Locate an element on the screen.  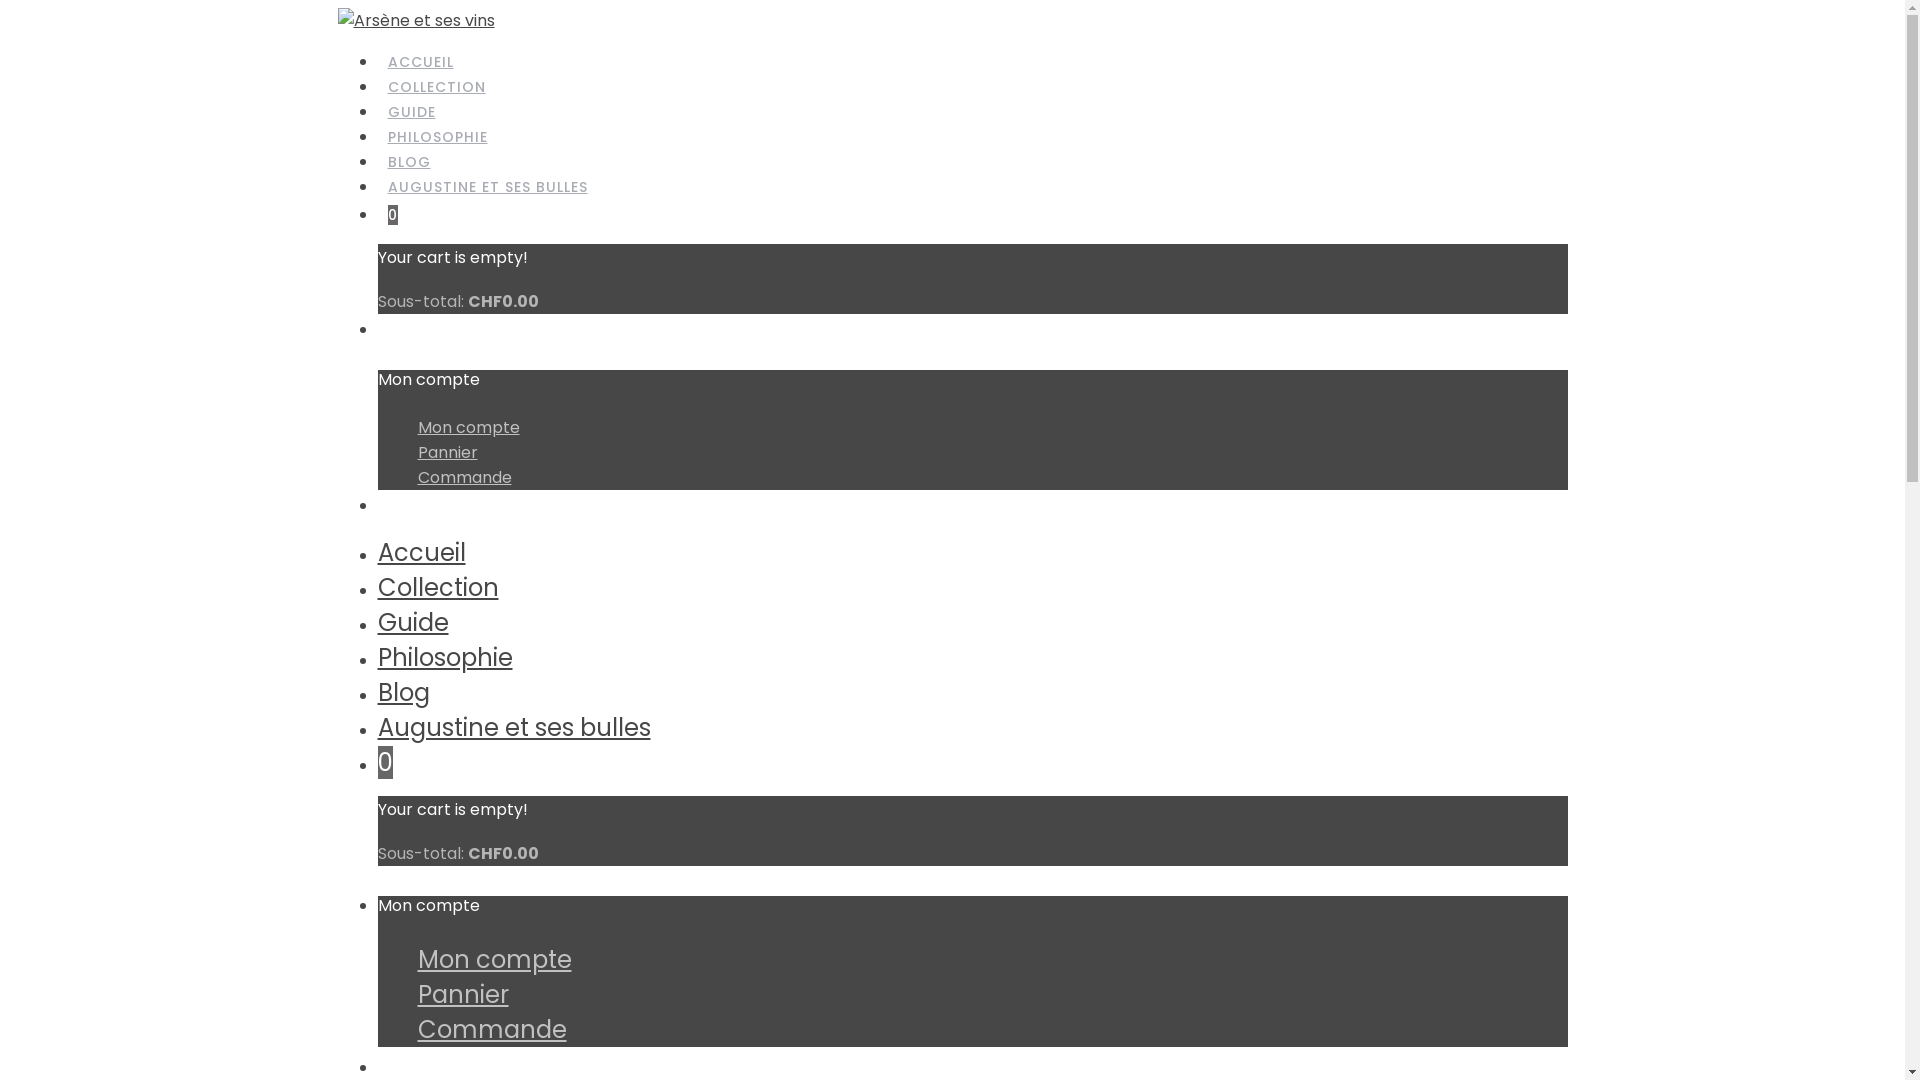
'Pannier' is located at coordinates (416, 452).